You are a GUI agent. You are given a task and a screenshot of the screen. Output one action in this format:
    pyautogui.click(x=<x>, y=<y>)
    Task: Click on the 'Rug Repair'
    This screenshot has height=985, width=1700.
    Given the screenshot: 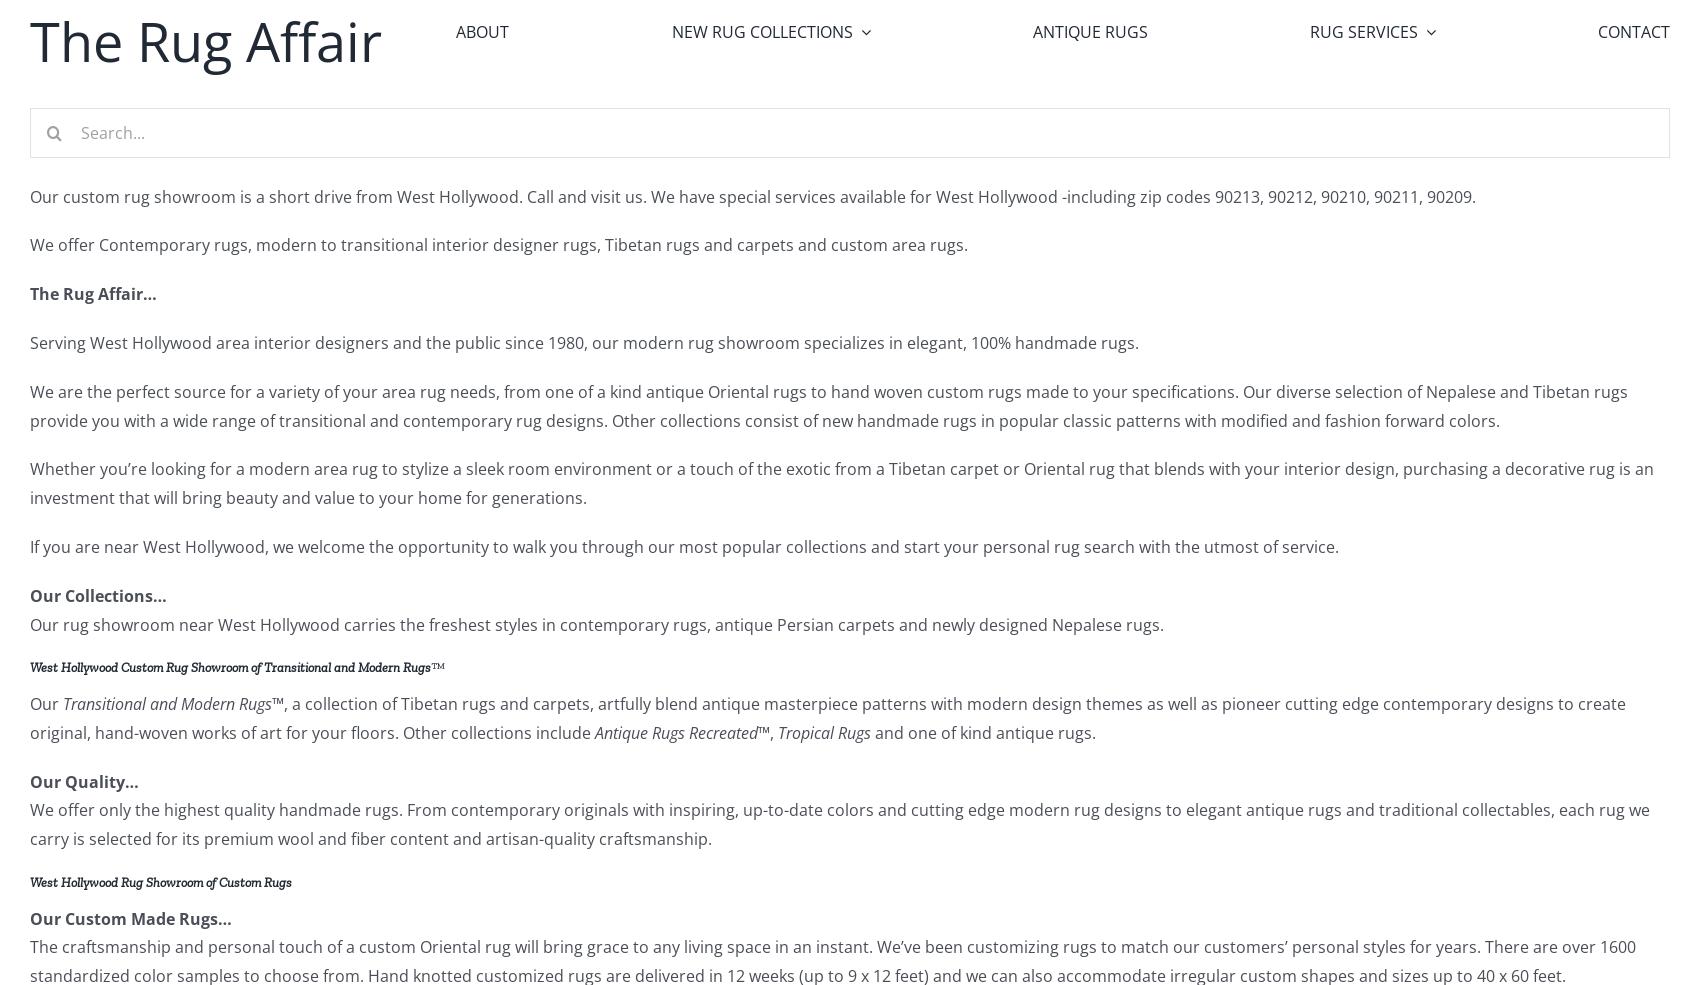 What is the action you would take?
    pyautogui.click(x=1329, y=138)
    